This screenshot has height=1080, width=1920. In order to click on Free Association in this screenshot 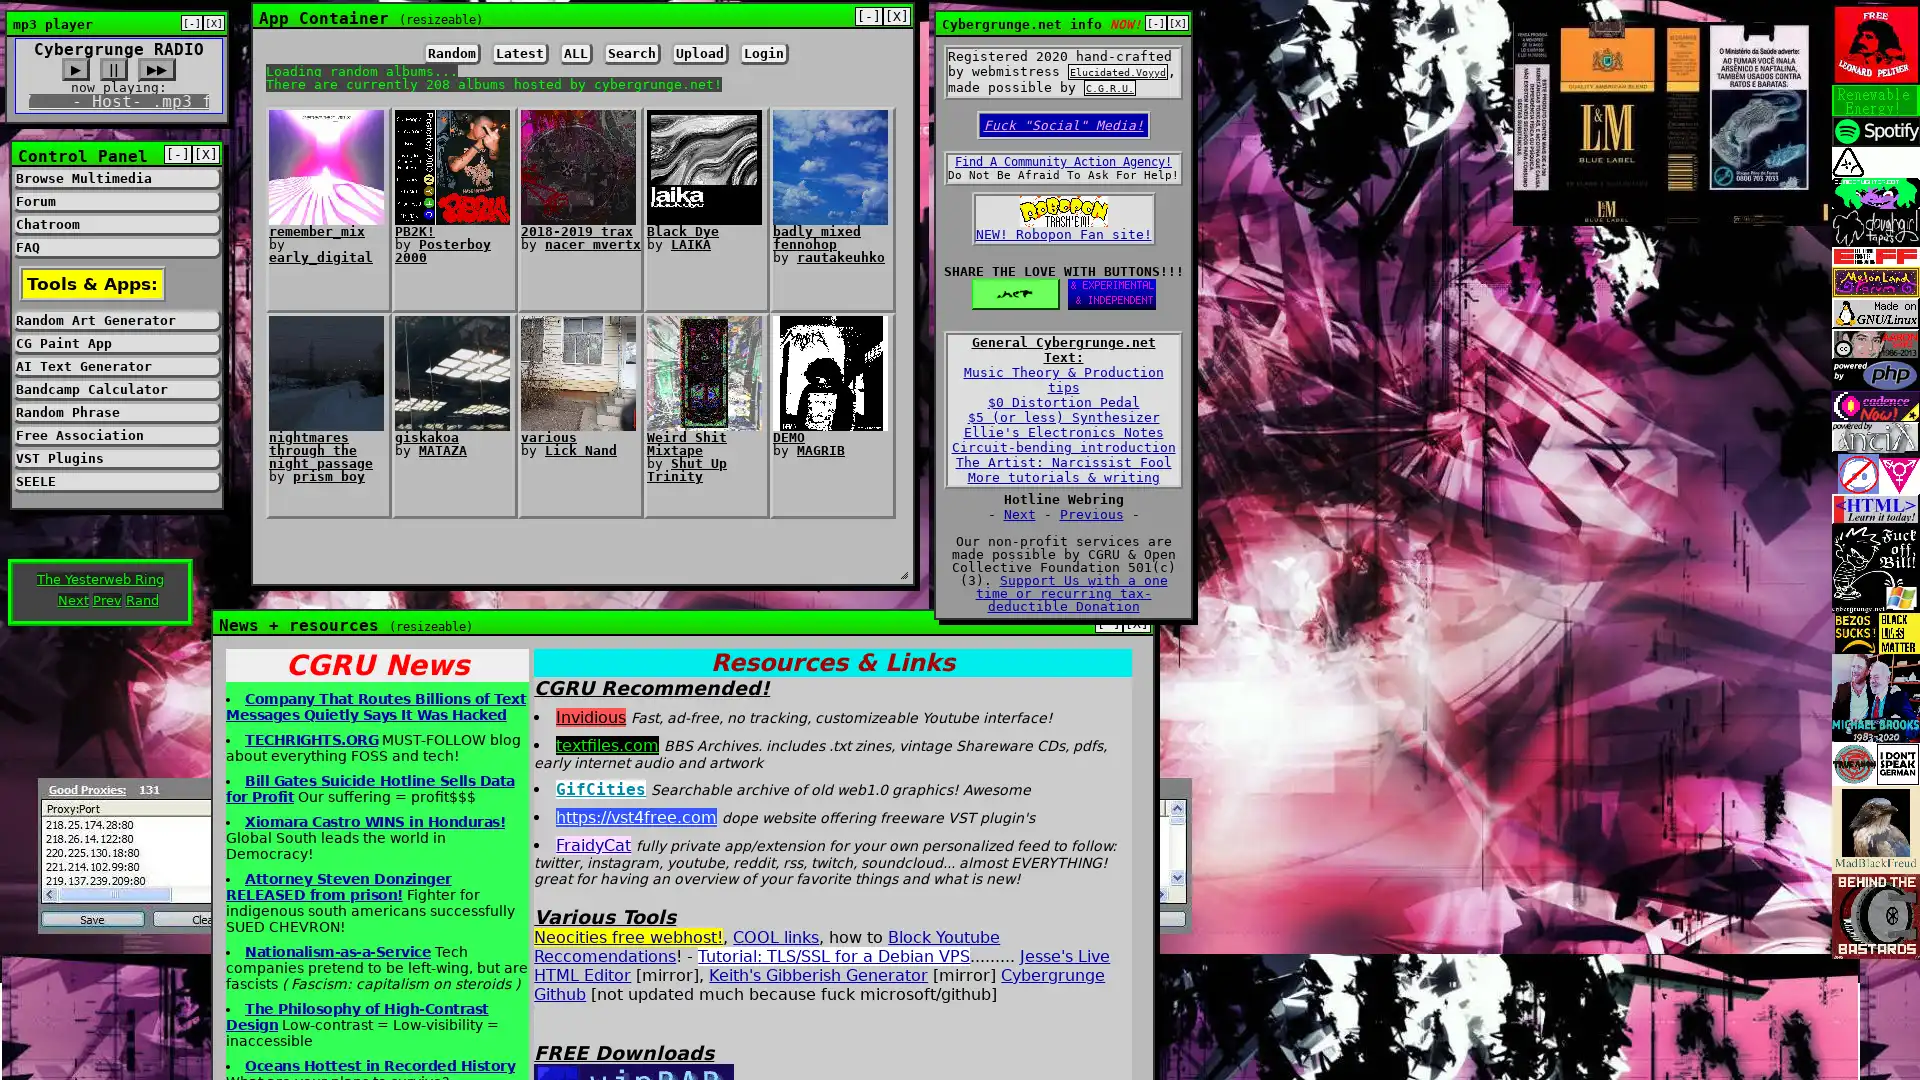, I will do `click(115, 434)`.